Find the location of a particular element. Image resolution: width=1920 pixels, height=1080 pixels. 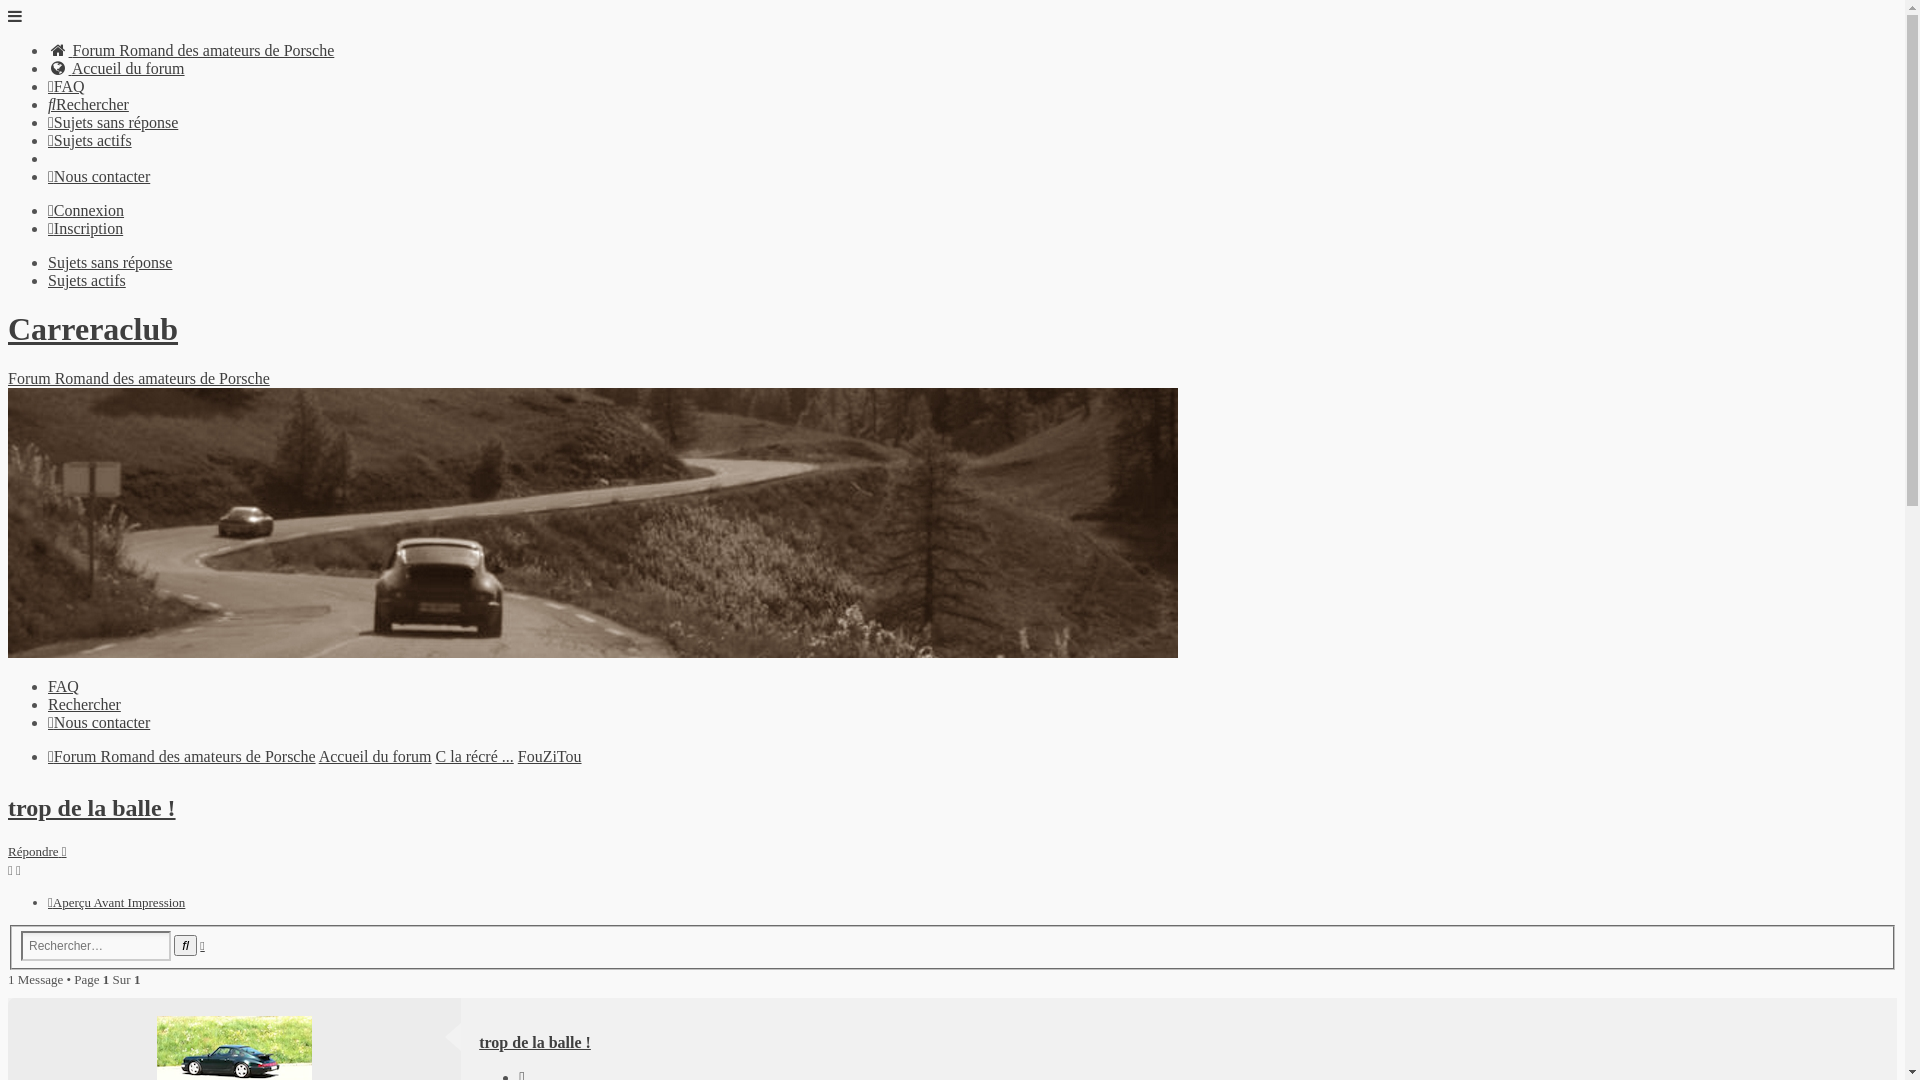

'Connexion' is located at coordinates (85, 210).